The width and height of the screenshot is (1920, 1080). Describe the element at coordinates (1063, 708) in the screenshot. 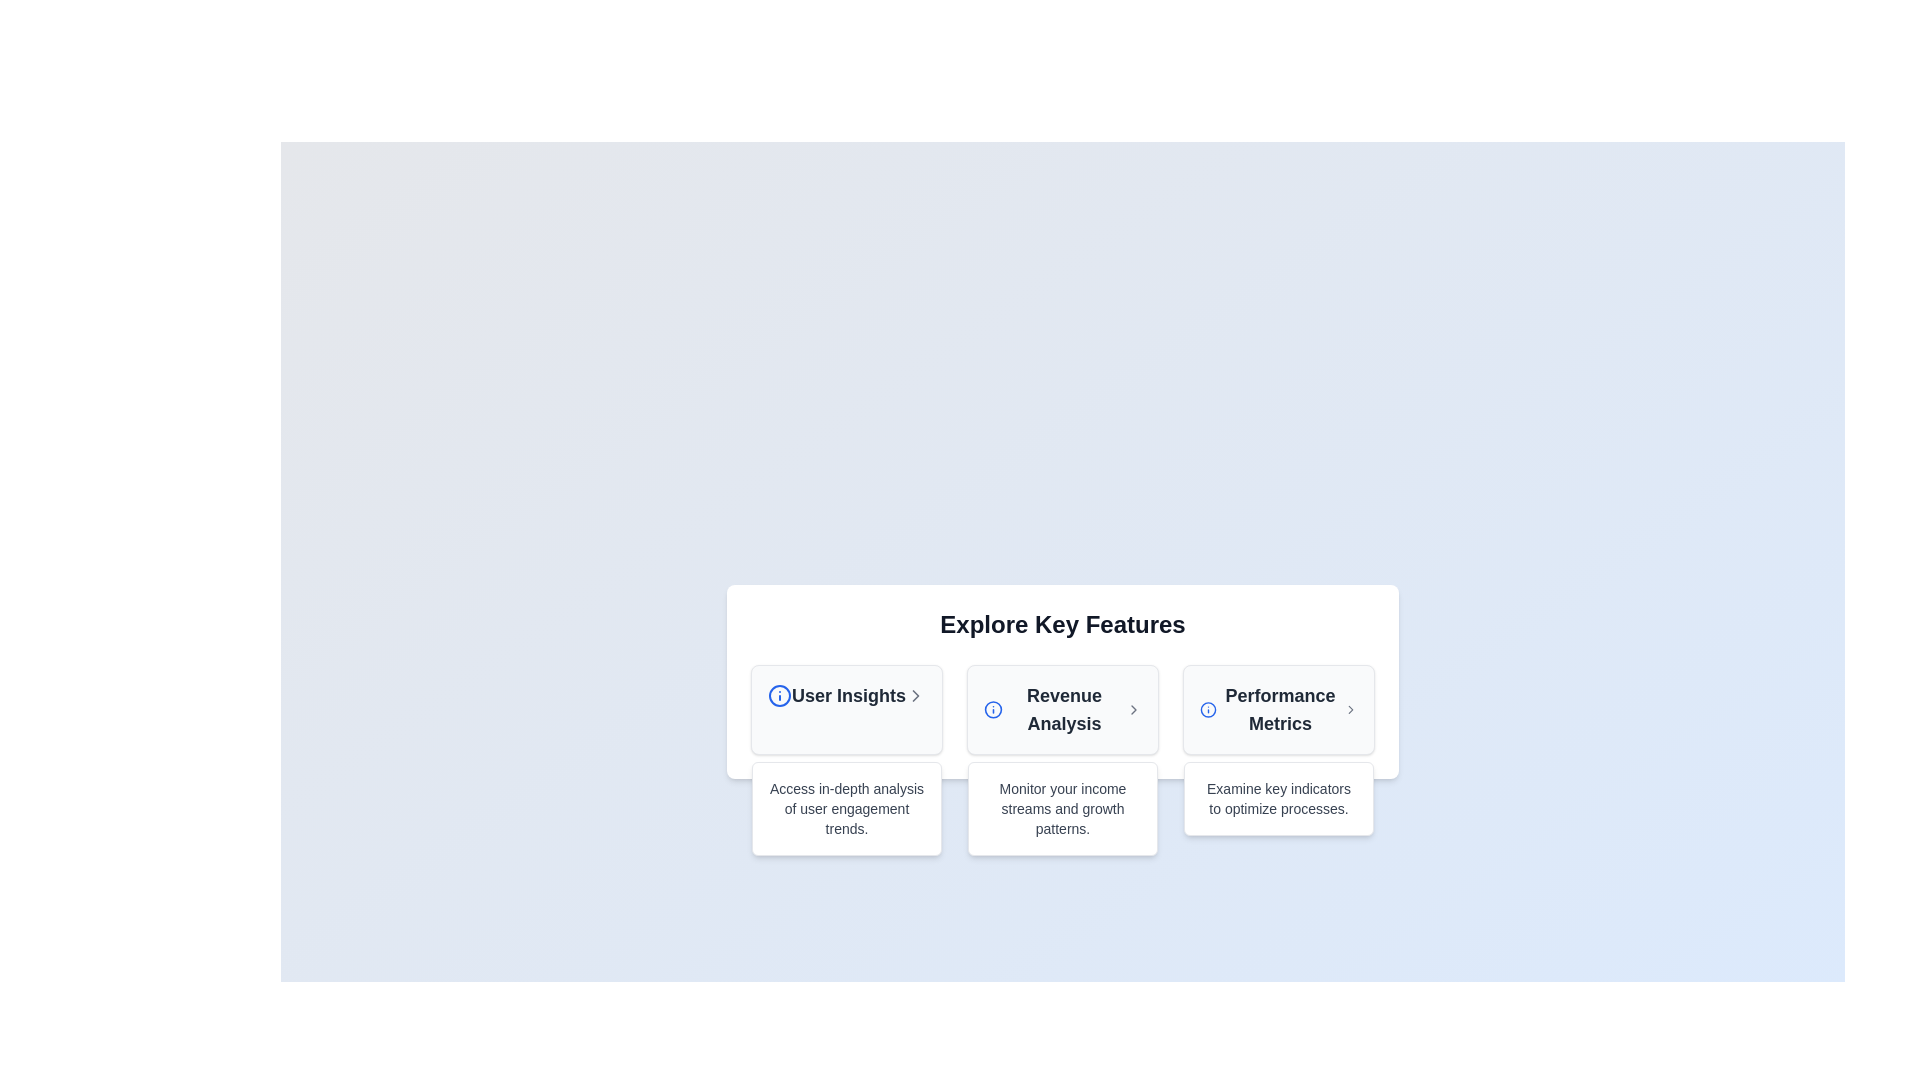

I see `the 'Revenue Analysis' text label, which is the second card in a group of three under 'Explore Key Features'` at that location.